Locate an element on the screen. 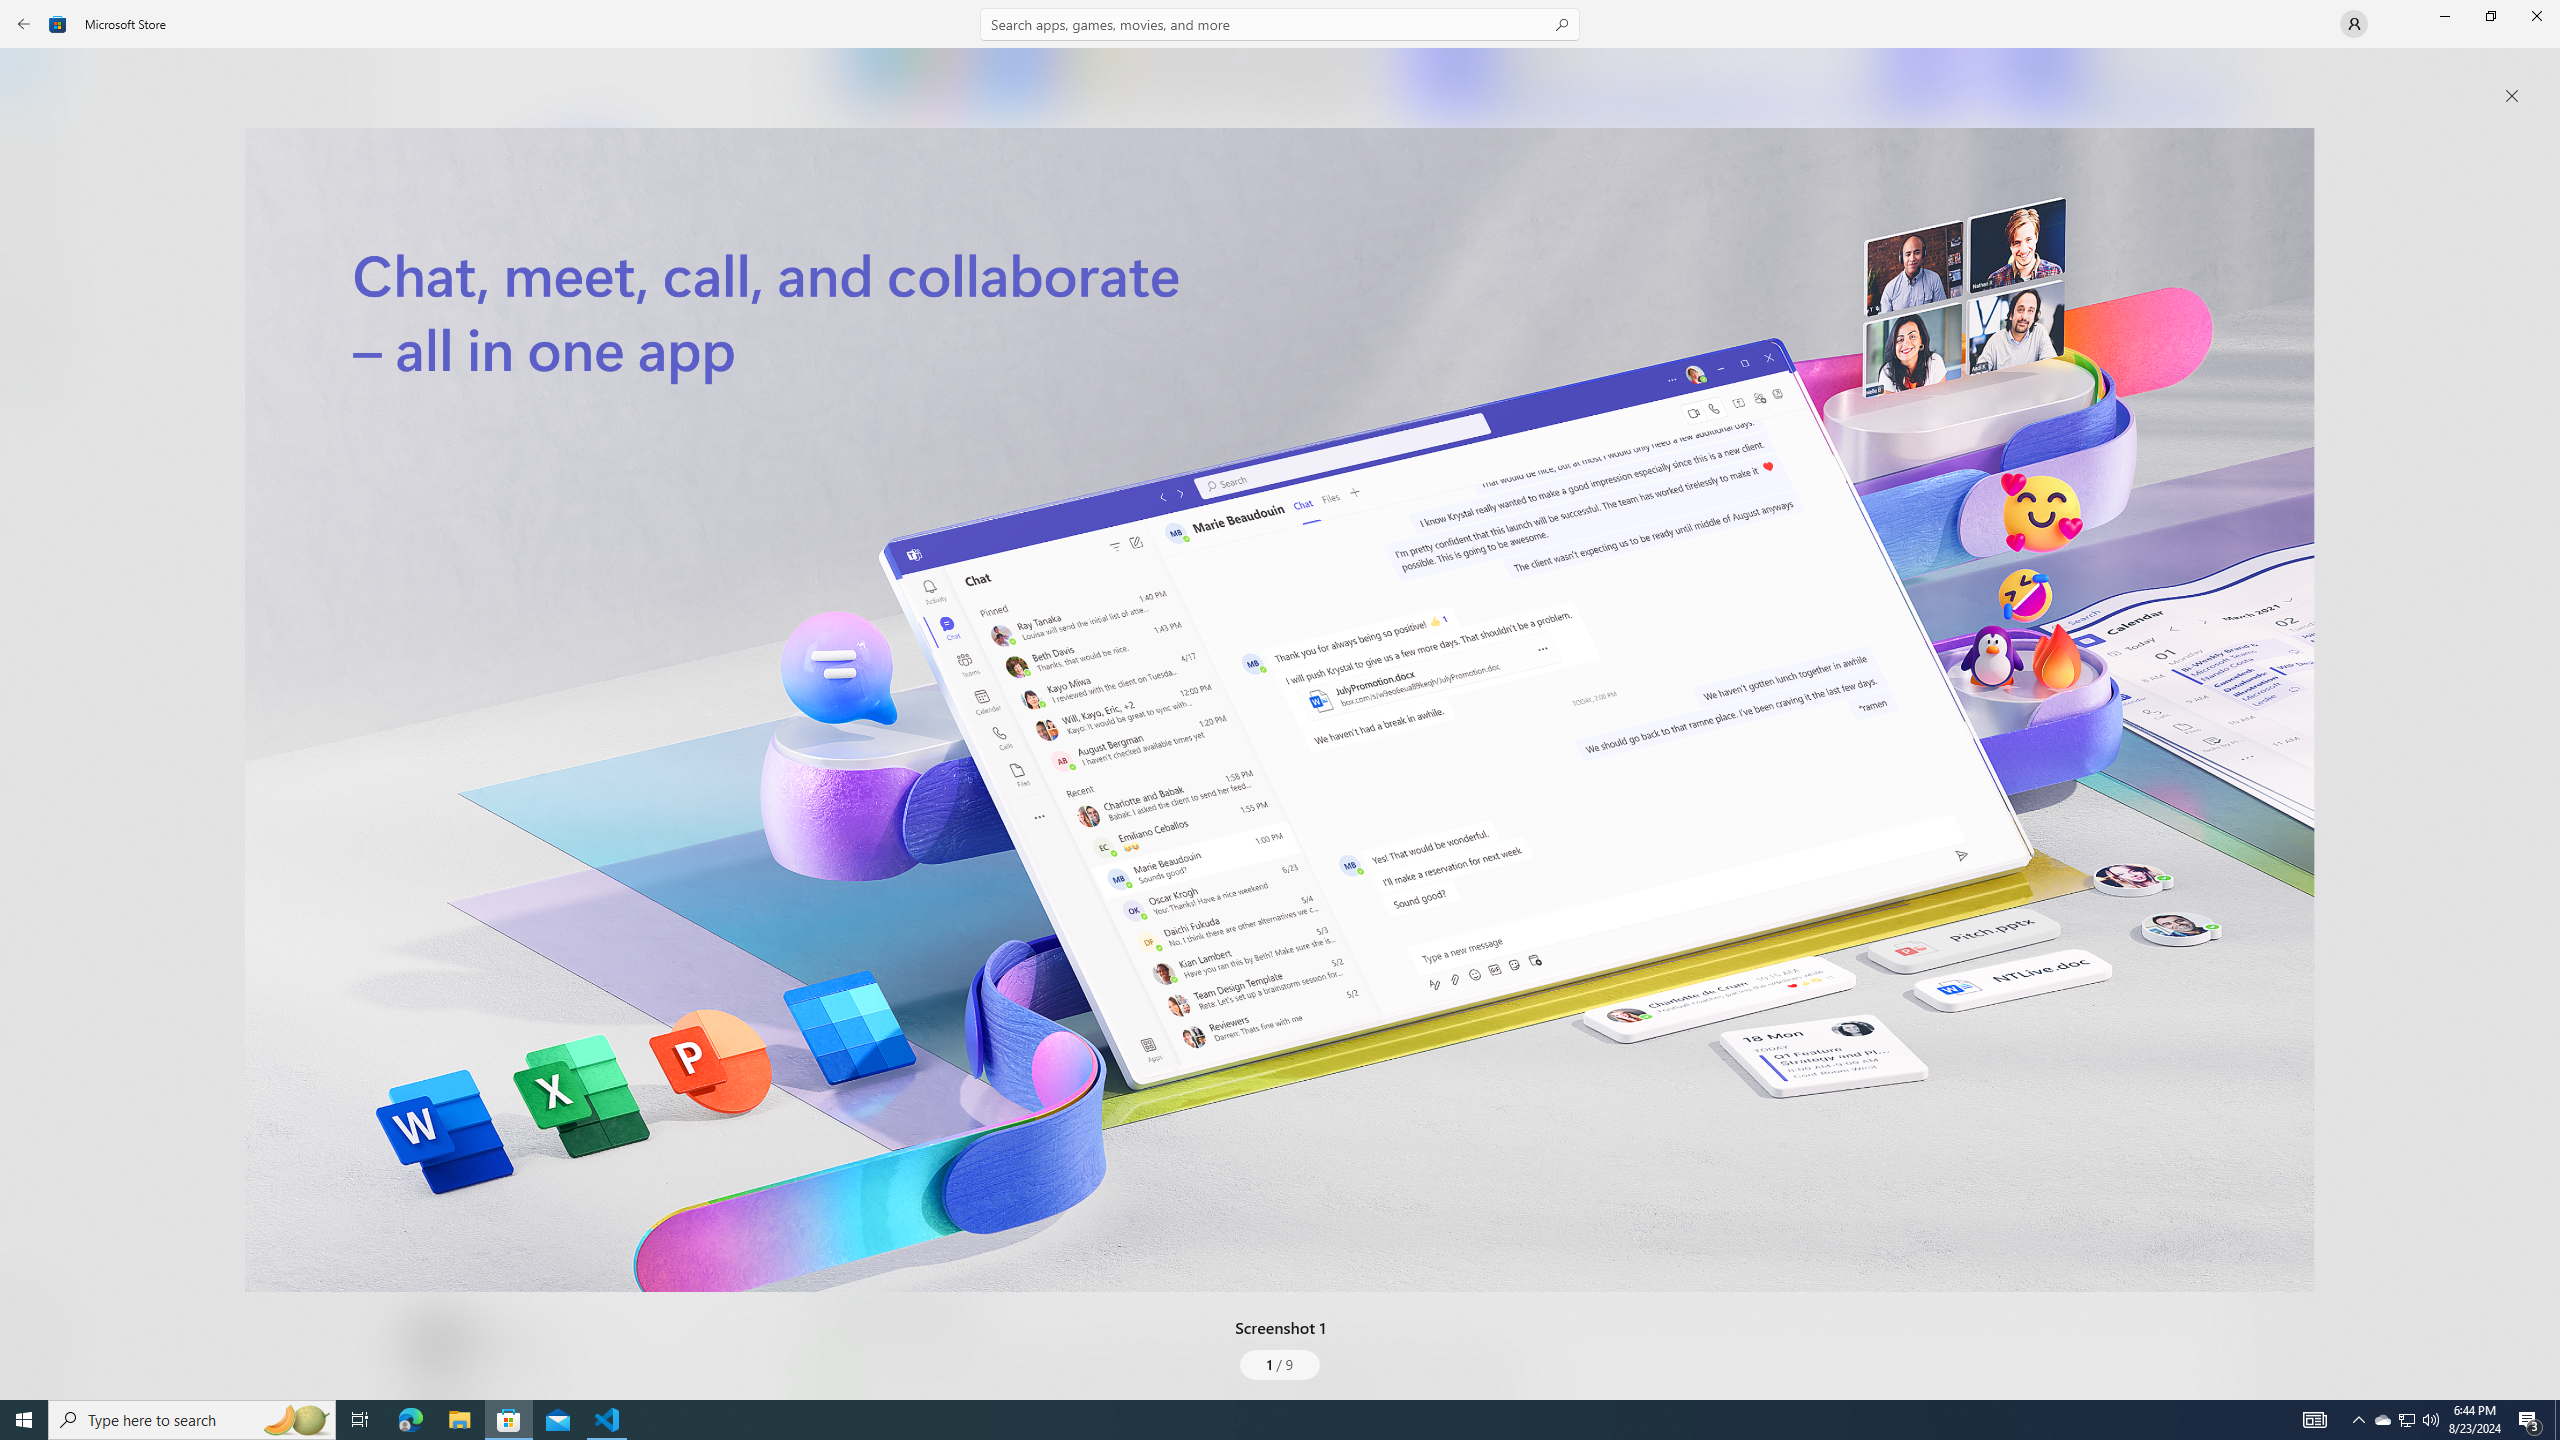  'close popup window' is located at coordinates (2511, 95).